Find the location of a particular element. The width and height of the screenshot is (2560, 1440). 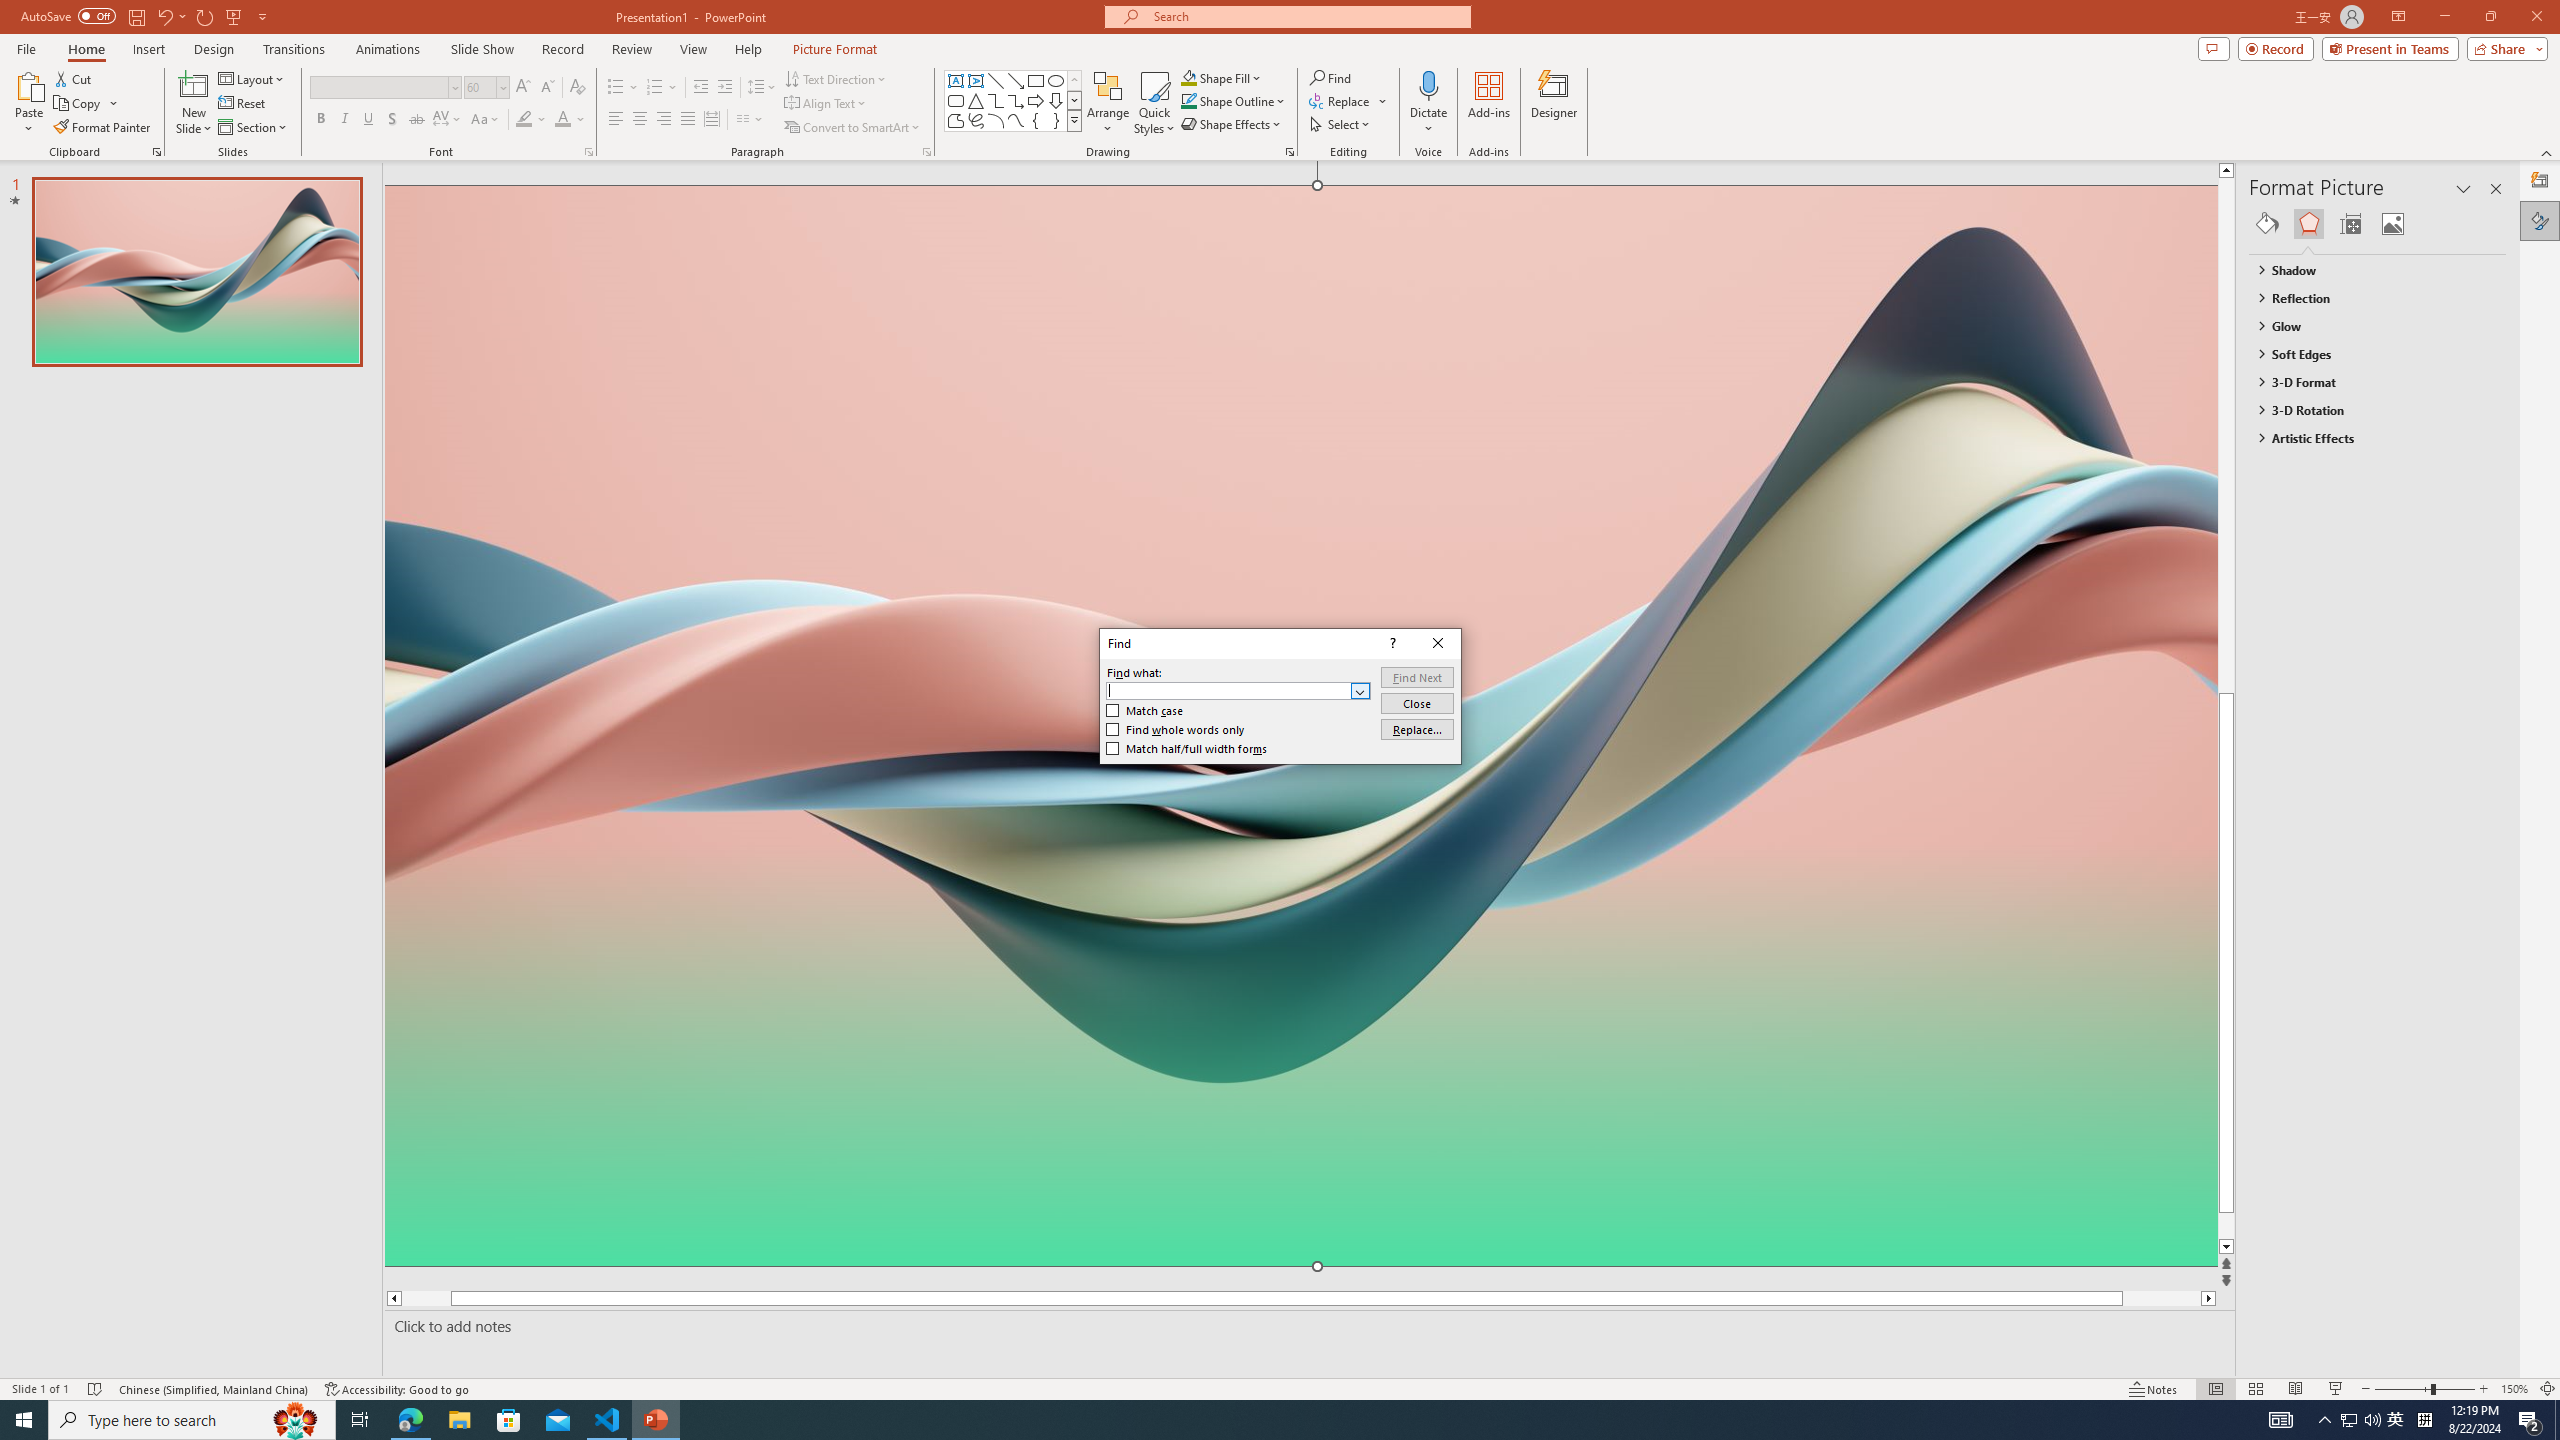

'Context help' is located at coordinates (1390, 643).